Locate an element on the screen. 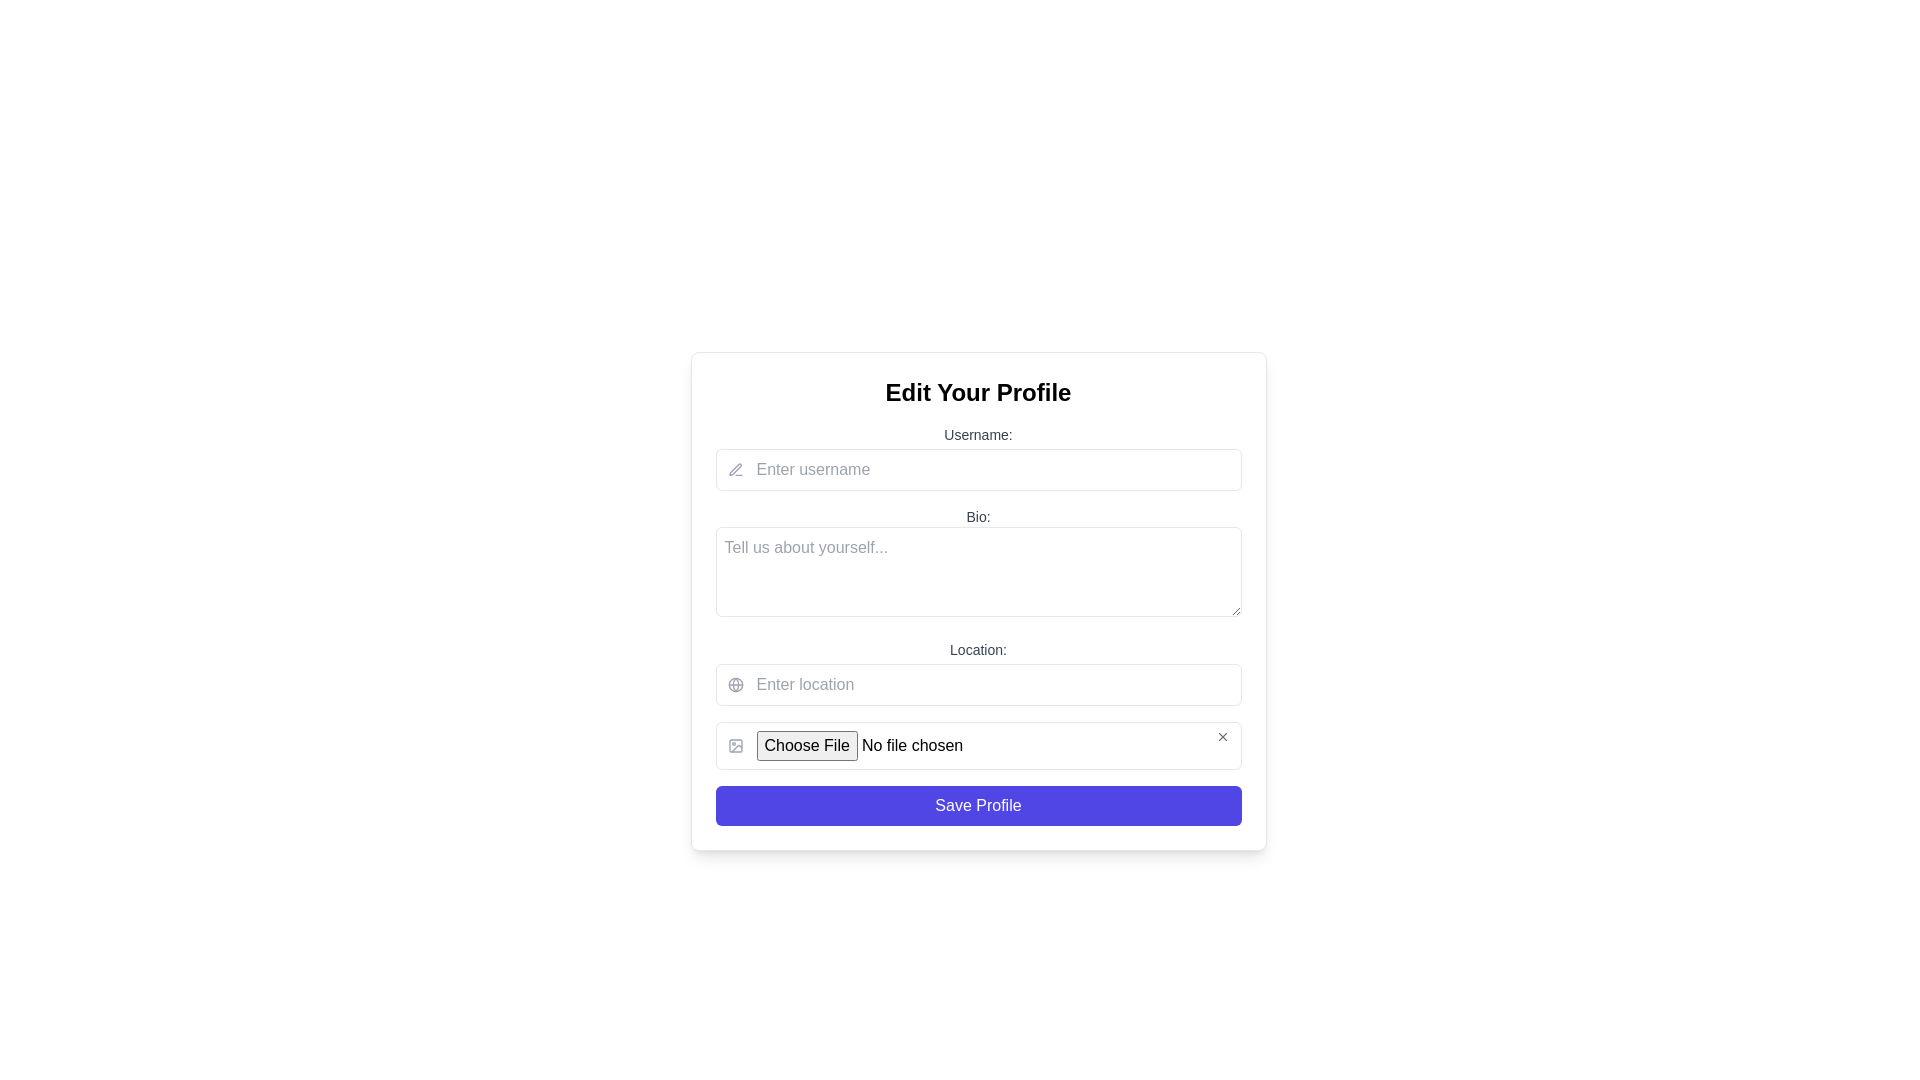 This screenshot has width=1920, height=1080. the icon indicating the editable state next to the 'Enter username' input field in the 'Edit Your Profile' form is located at coordinates (734, 470).